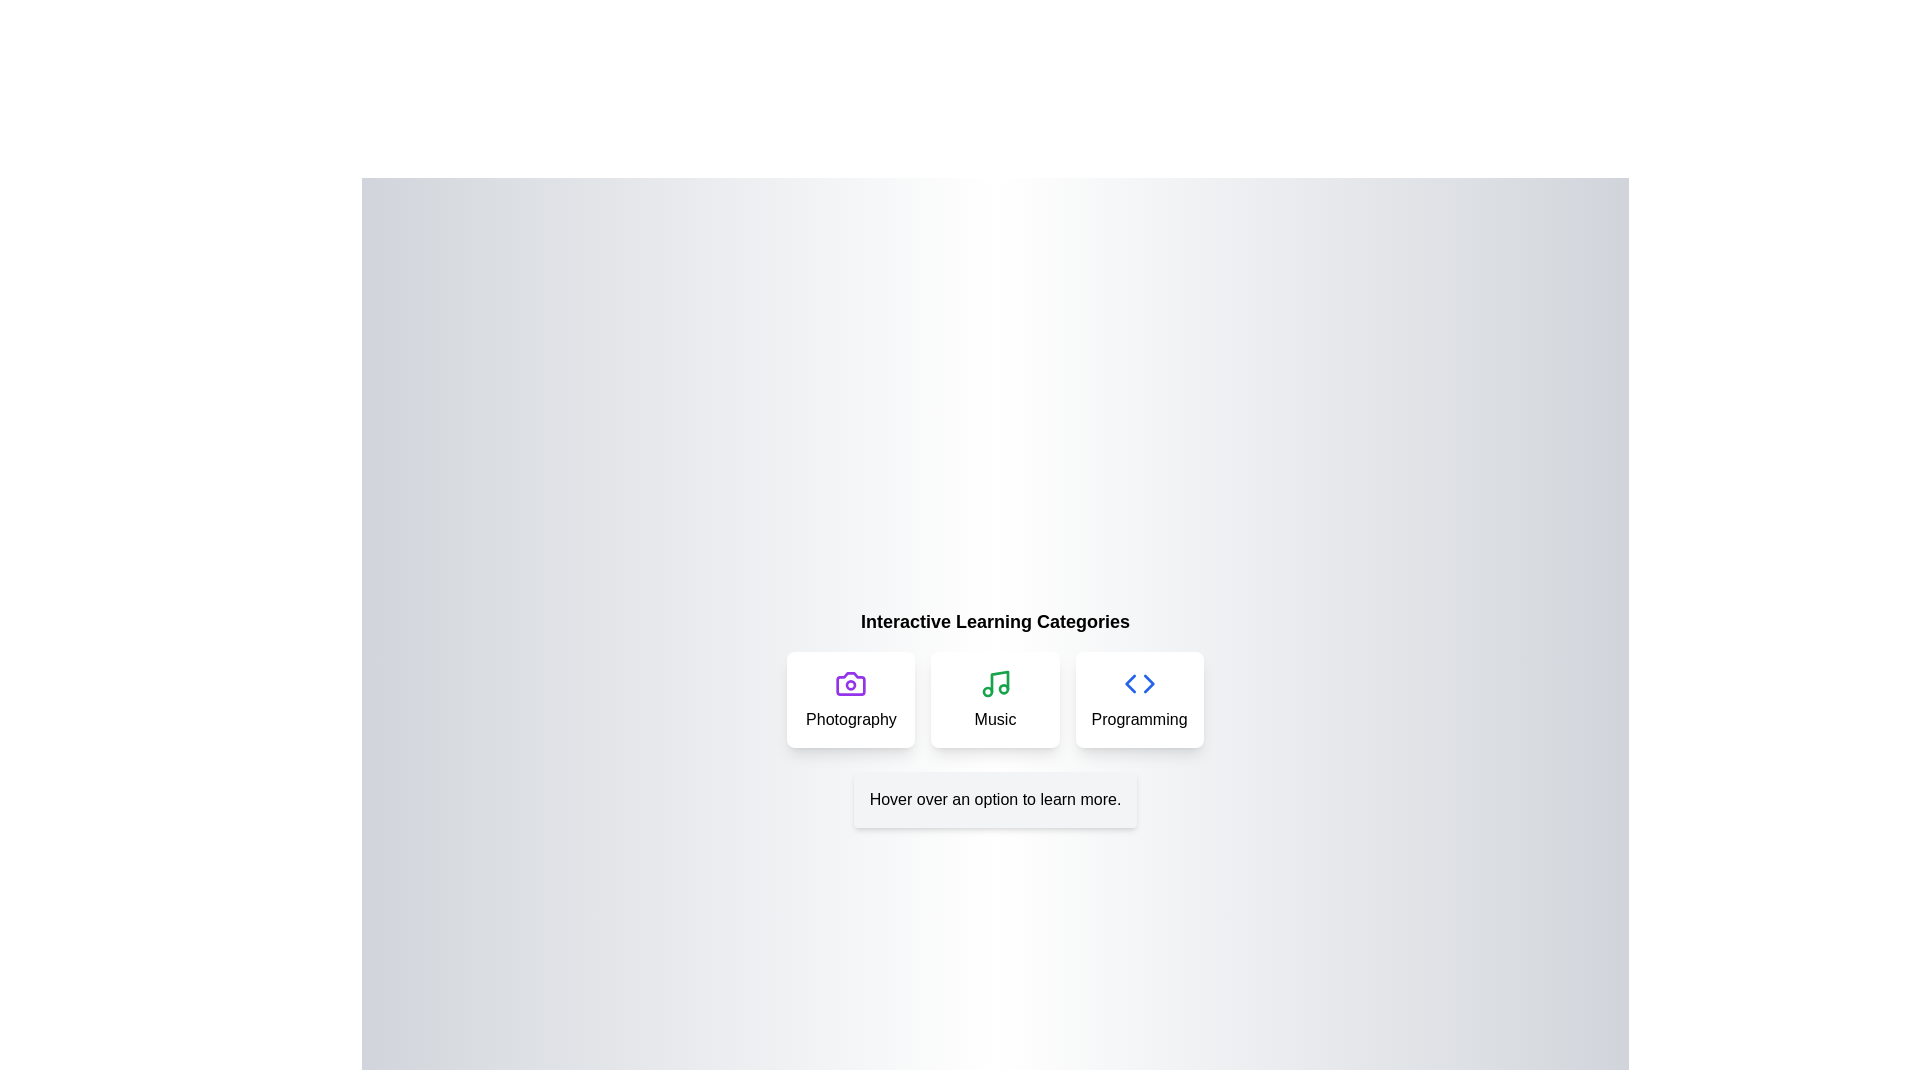  I want to click on the vertical line representing the stem of the musical note icon, which is located to the left of the text 'Music' in the interactive interface, so click(999, 681).